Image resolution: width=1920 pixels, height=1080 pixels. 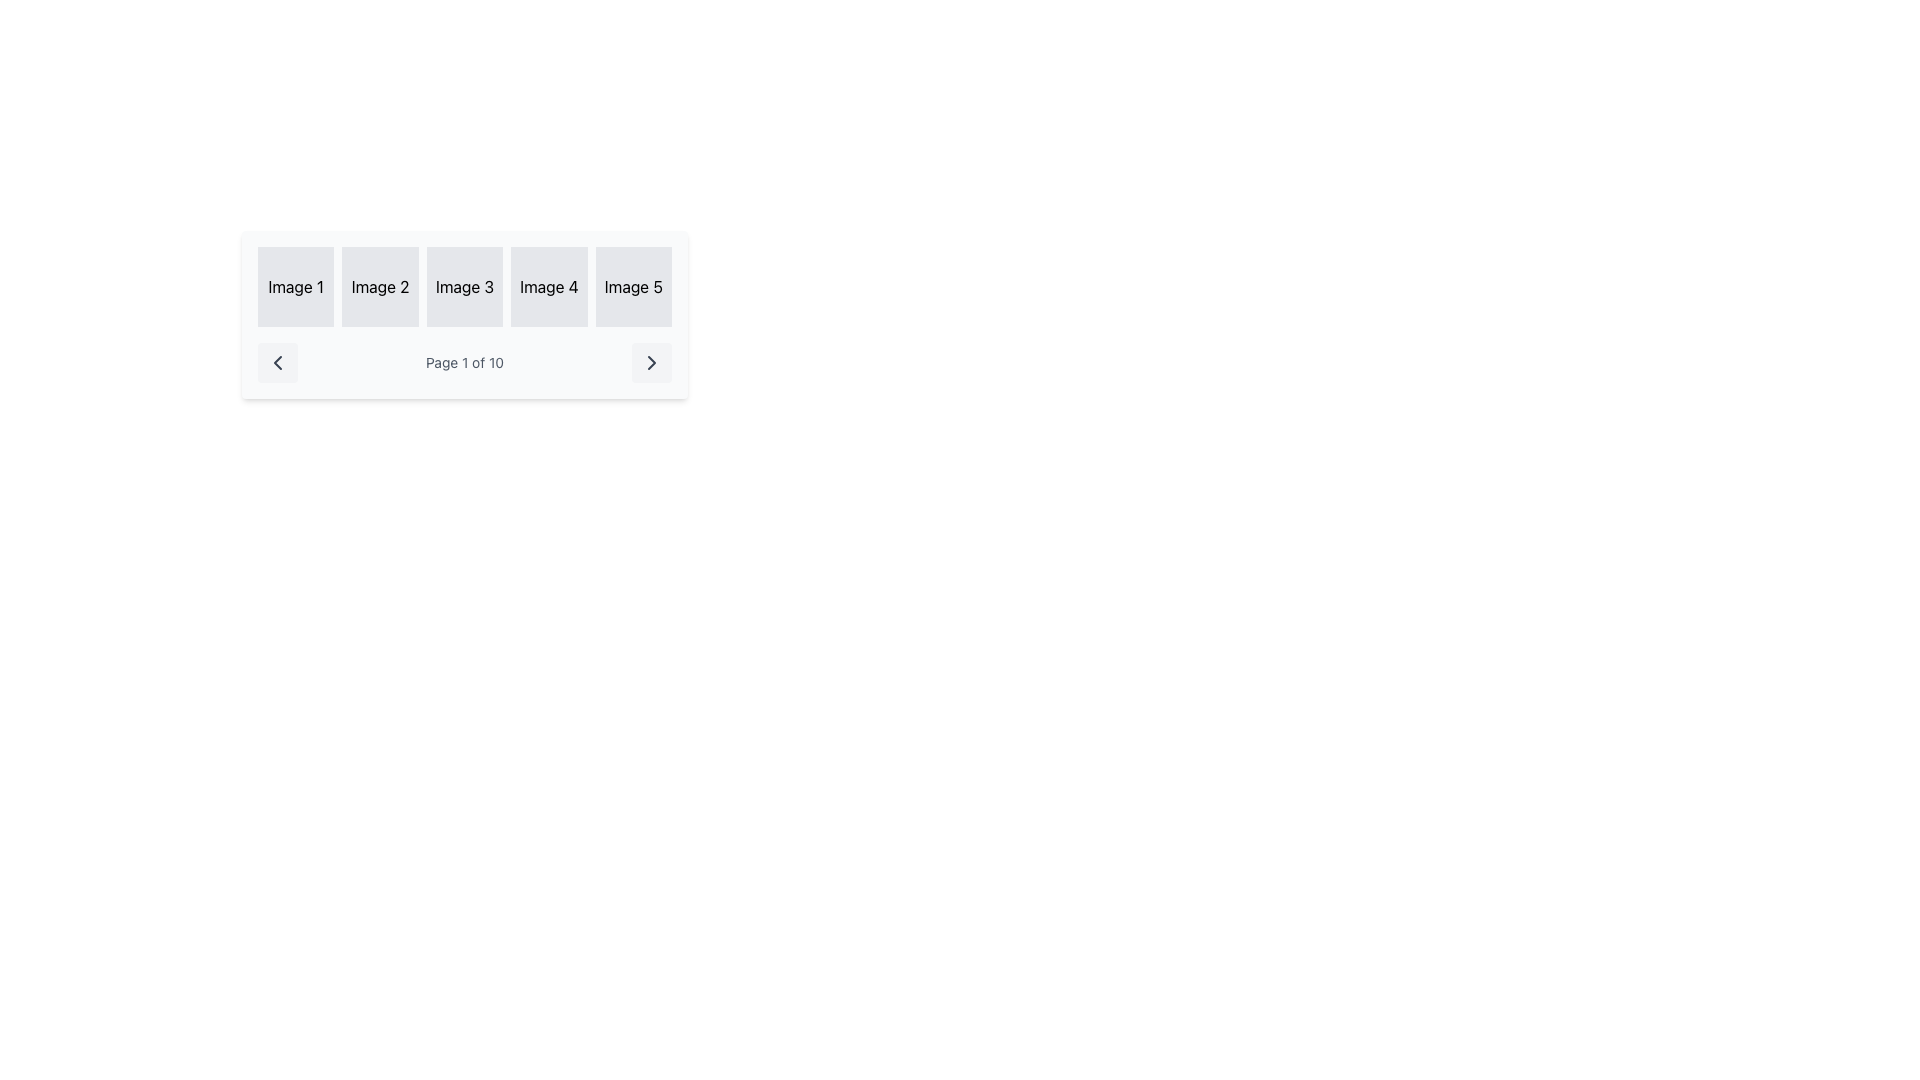 What do you see at coordinates (652, 362) in the screenshot?
I see `the right arrow navigation icon located on the far right side of the pagination control interface` at bounding box center [652, 362].